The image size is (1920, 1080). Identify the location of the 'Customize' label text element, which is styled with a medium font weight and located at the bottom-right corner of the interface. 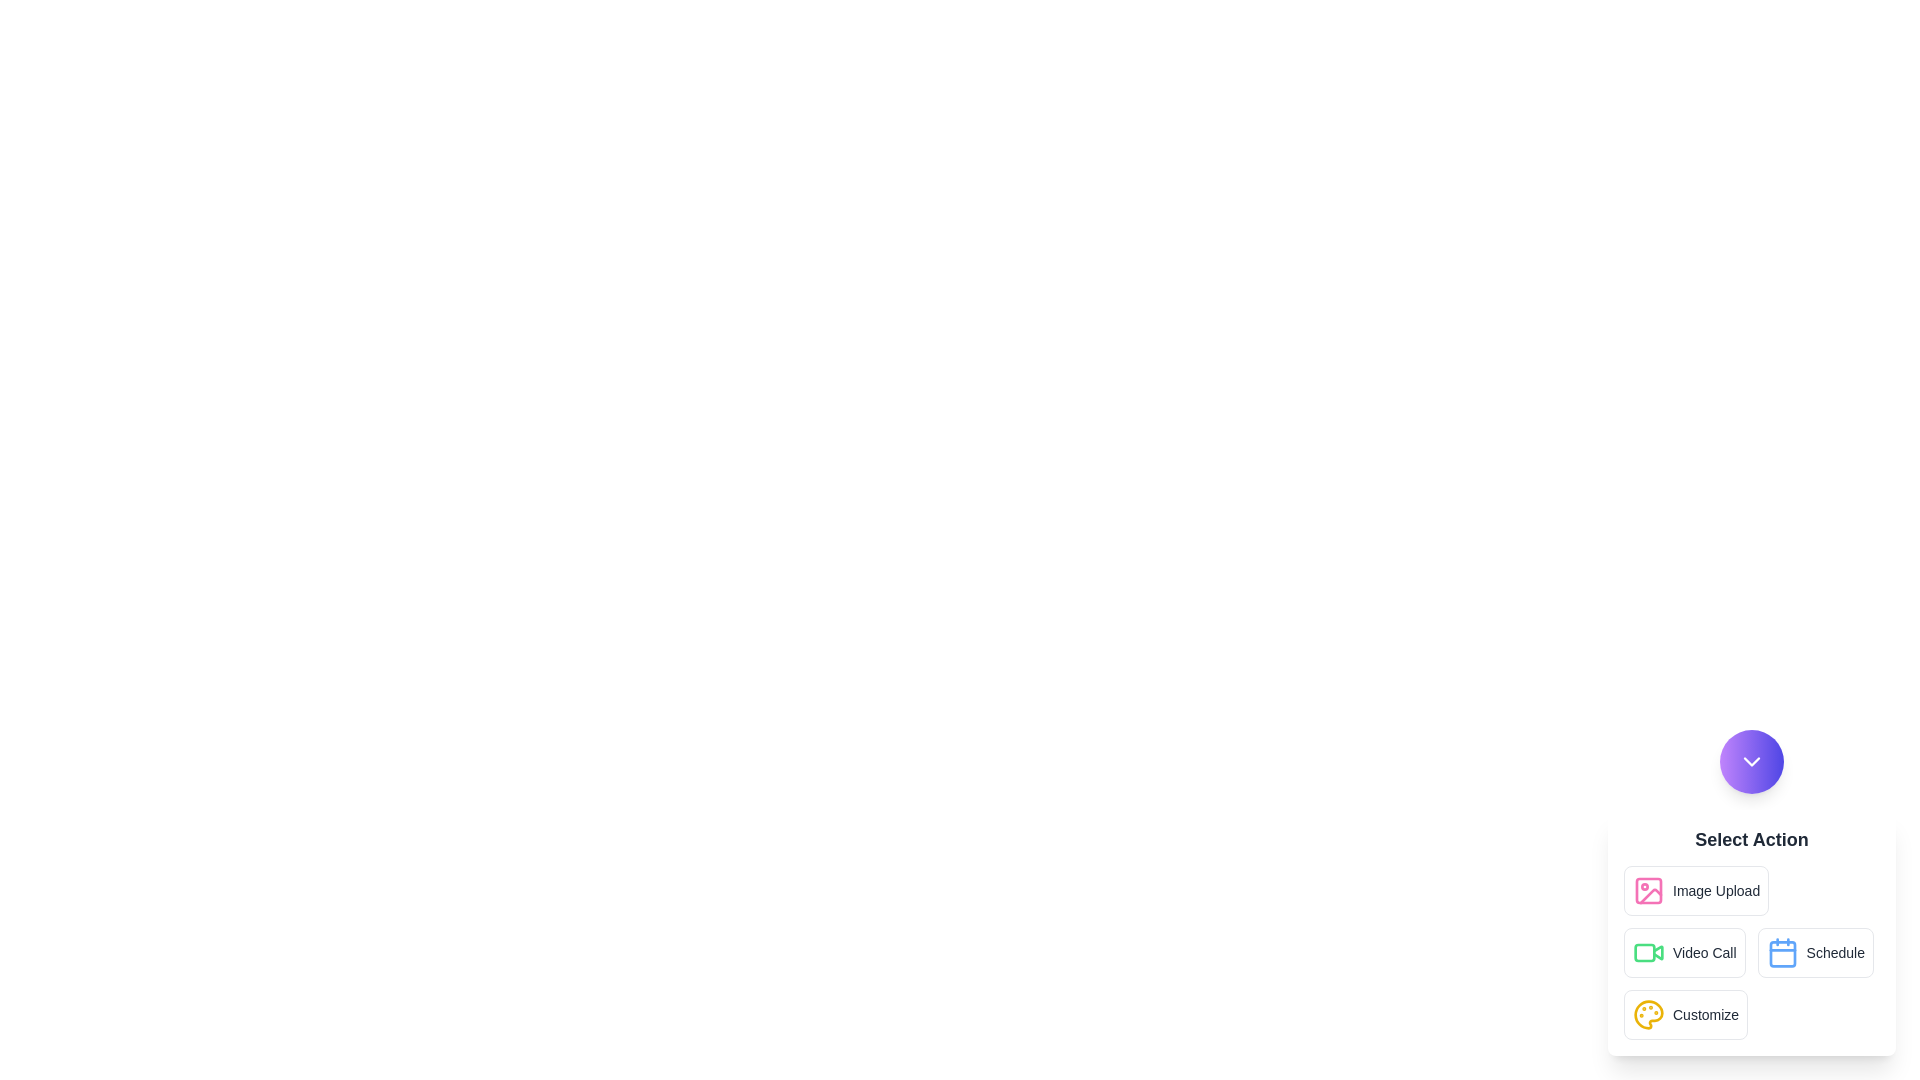
(1705, 1014).